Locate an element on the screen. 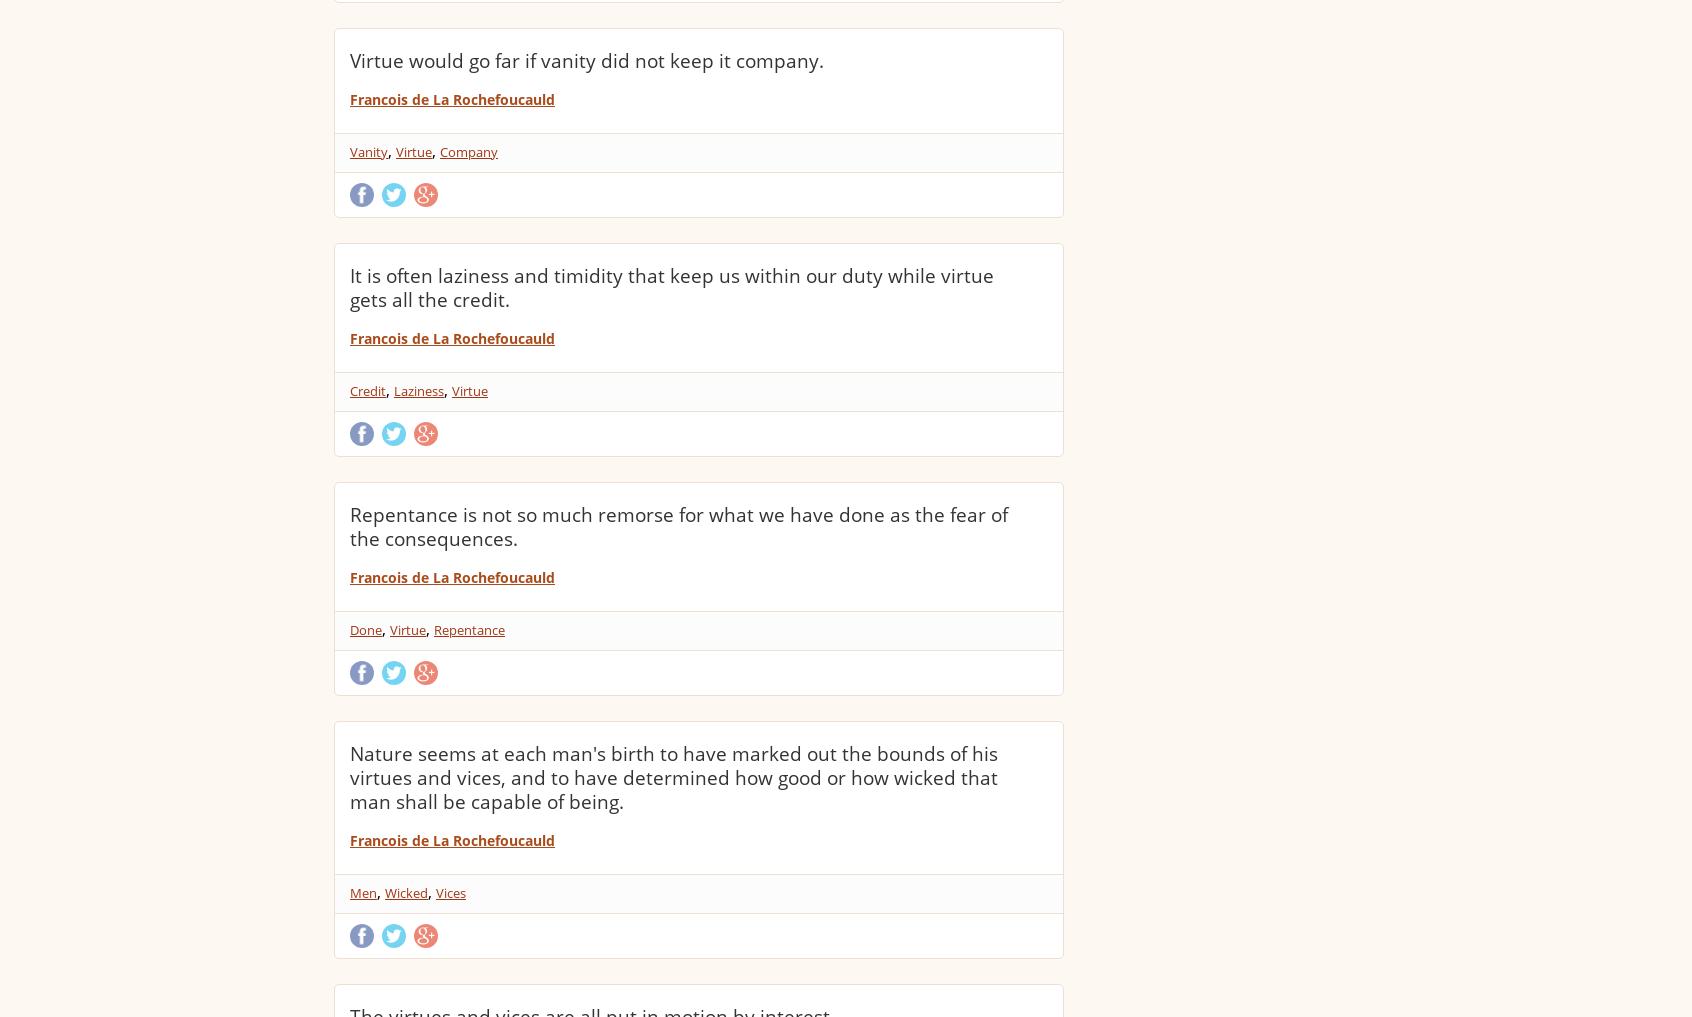 This screenshot has height=1017, width=1692. 'Men' is located at coordinates (363, 893).